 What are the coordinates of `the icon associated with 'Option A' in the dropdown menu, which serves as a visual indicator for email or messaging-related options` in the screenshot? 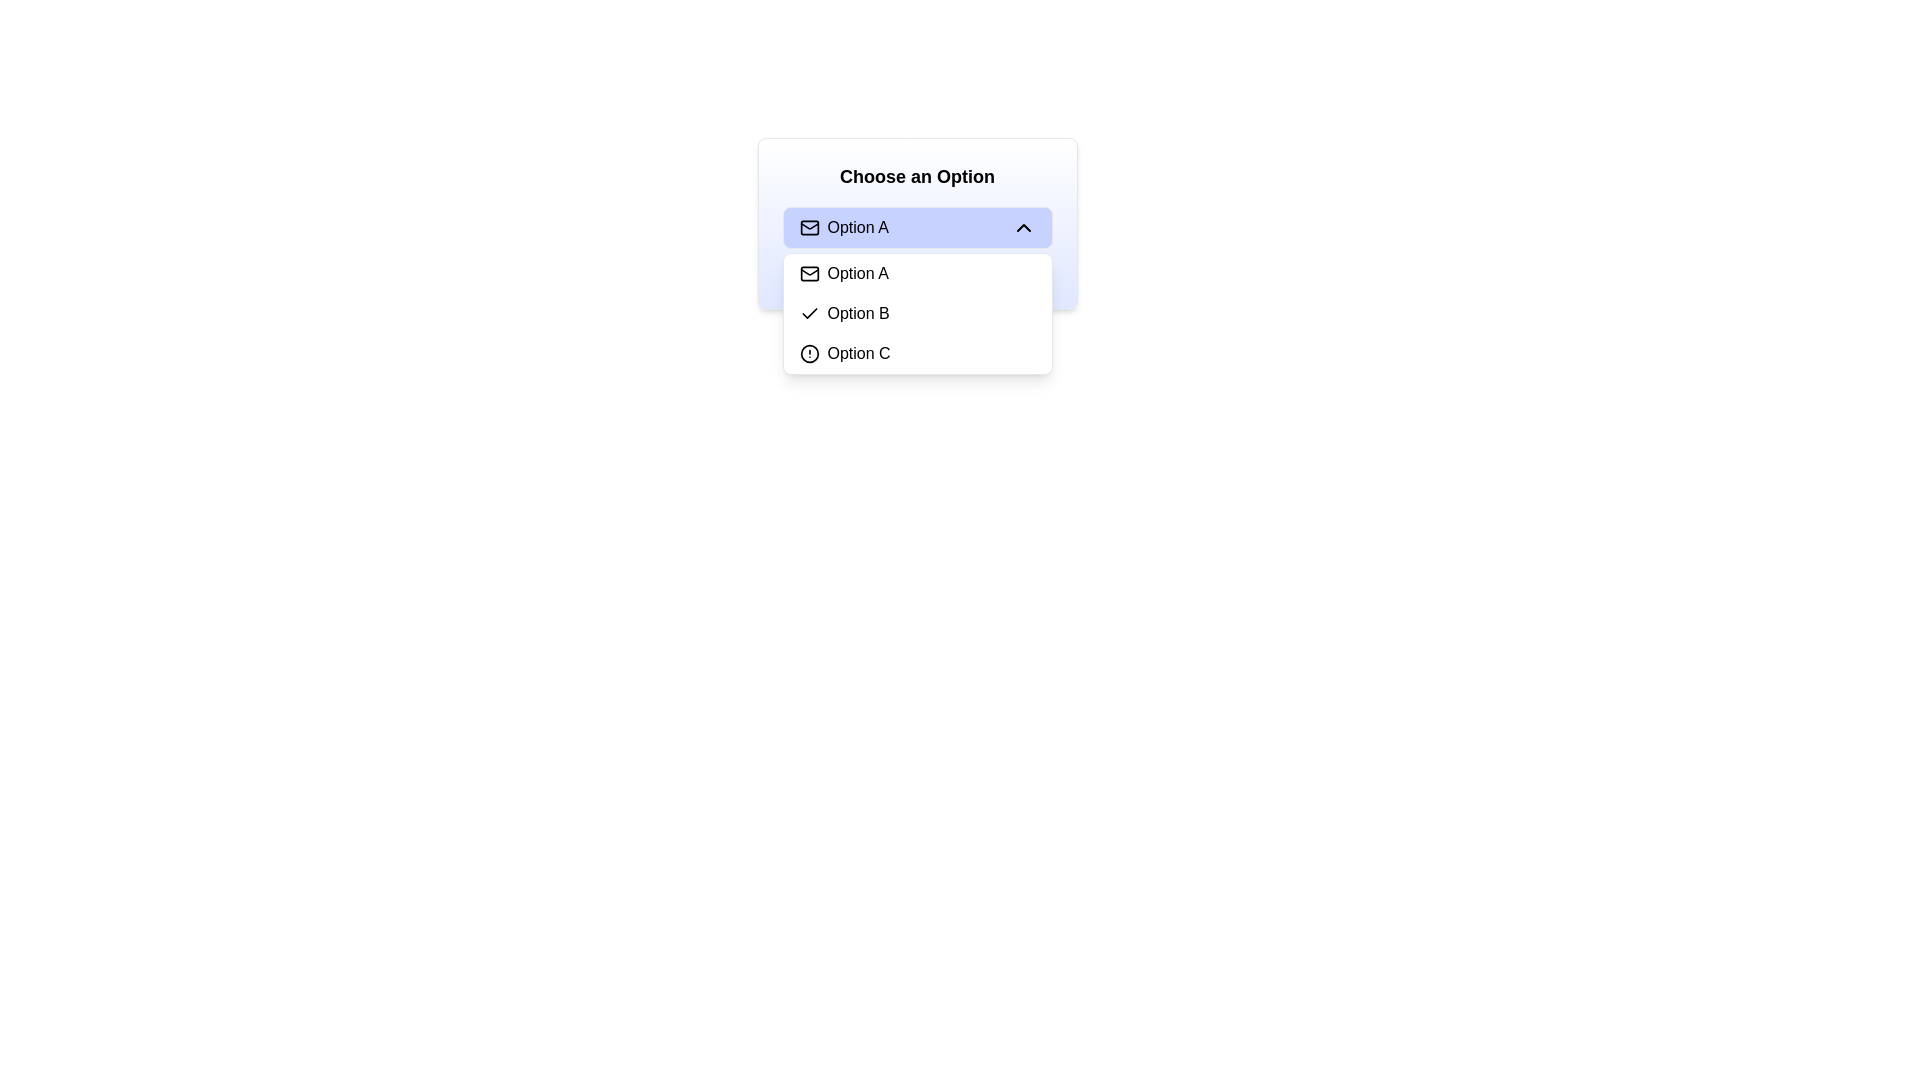 It's located at (809, 226).